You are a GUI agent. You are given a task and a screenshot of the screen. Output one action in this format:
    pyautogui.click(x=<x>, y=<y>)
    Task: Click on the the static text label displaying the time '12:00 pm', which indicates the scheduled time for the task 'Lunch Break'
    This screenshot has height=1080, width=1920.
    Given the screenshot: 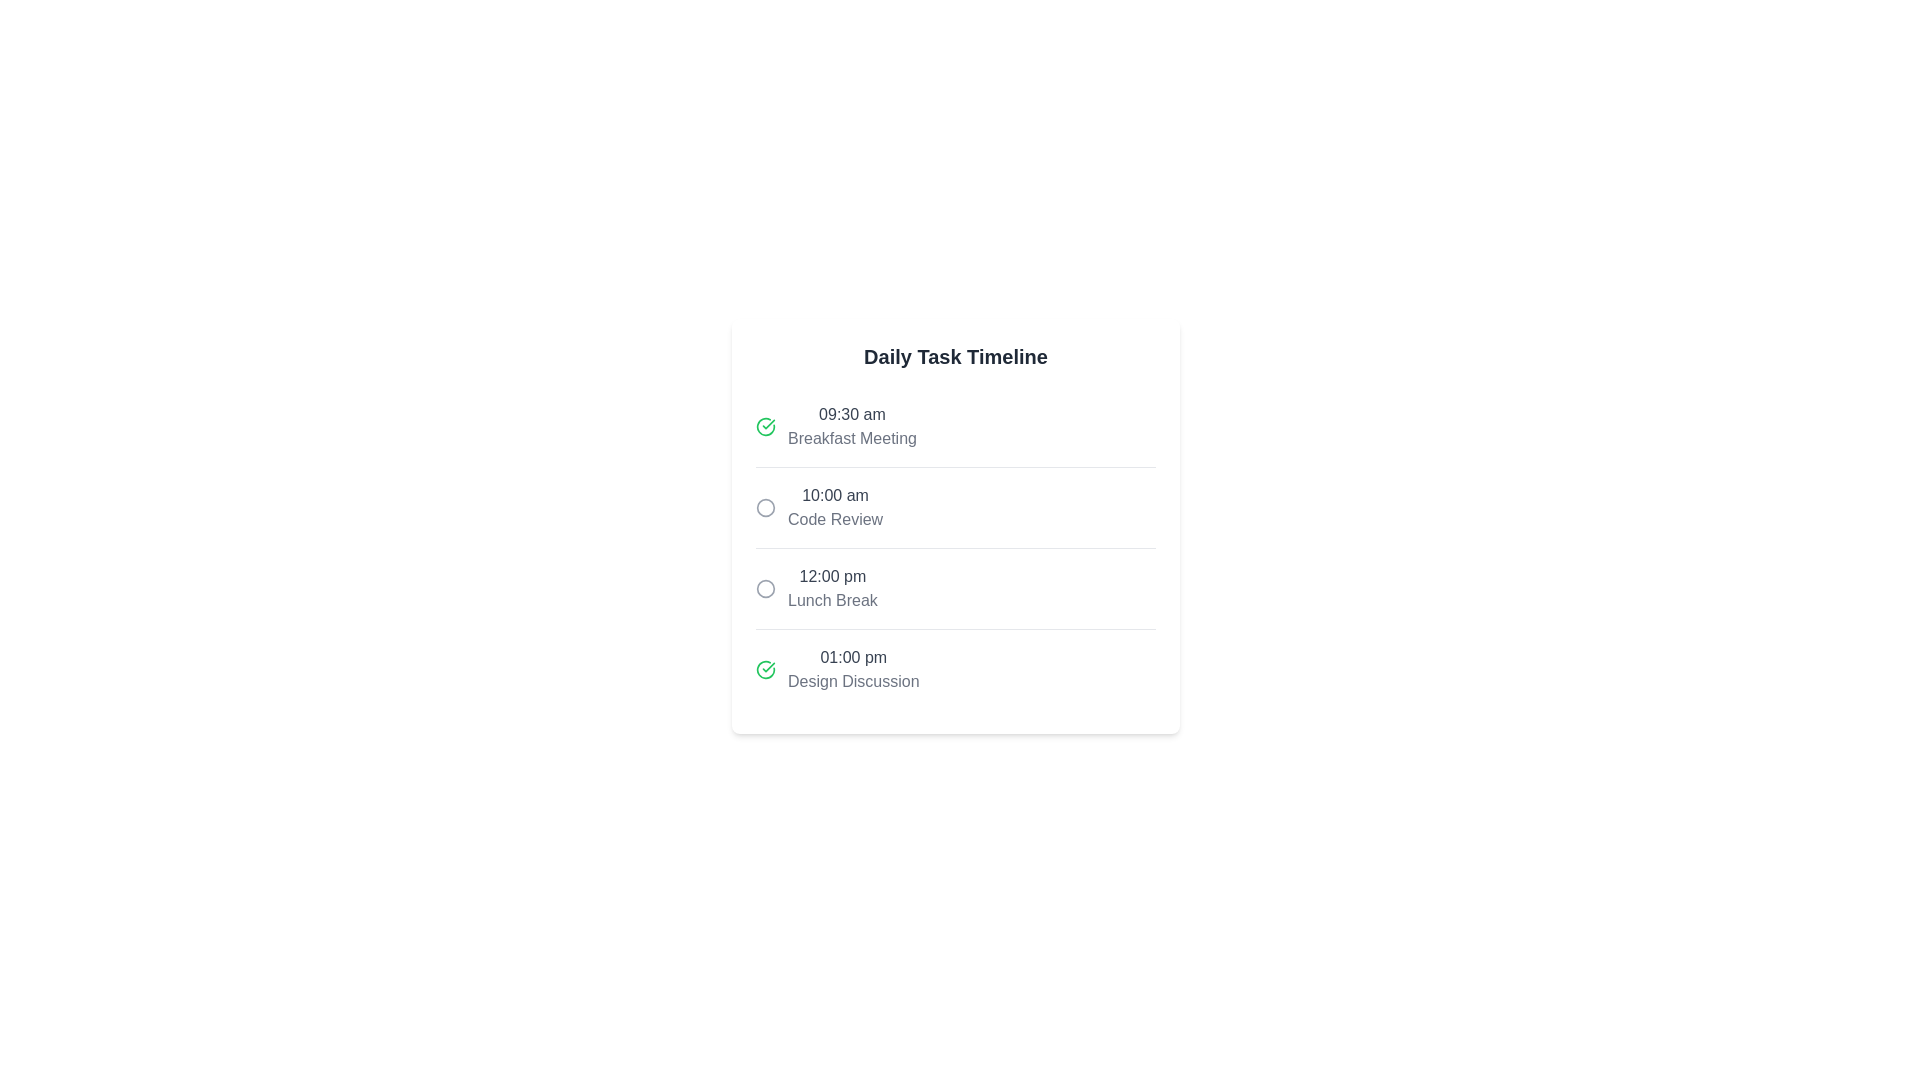 What is the action you would take?
    pyautogui.click(x=832, y=576)
    